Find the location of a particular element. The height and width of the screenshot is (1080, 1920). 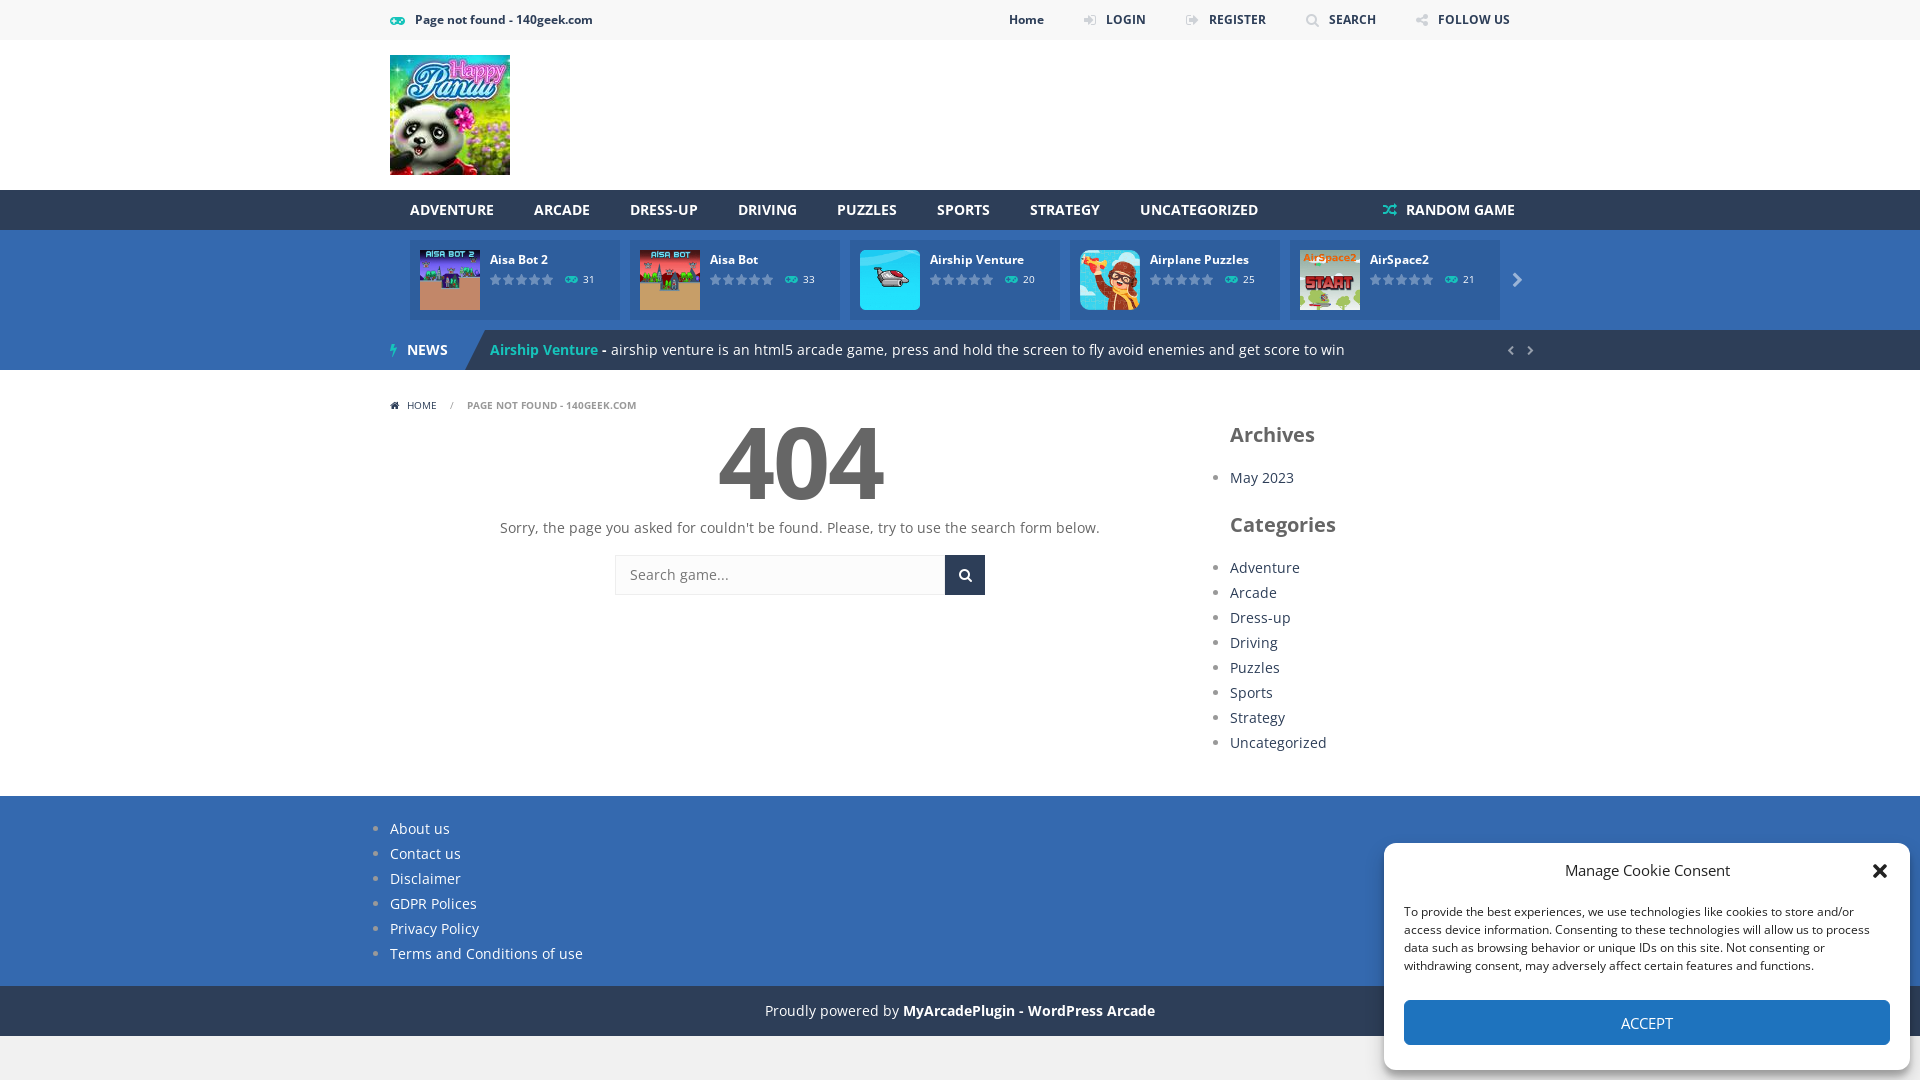

'Airplane Puzzles' is located at coordinates (1199, 258).